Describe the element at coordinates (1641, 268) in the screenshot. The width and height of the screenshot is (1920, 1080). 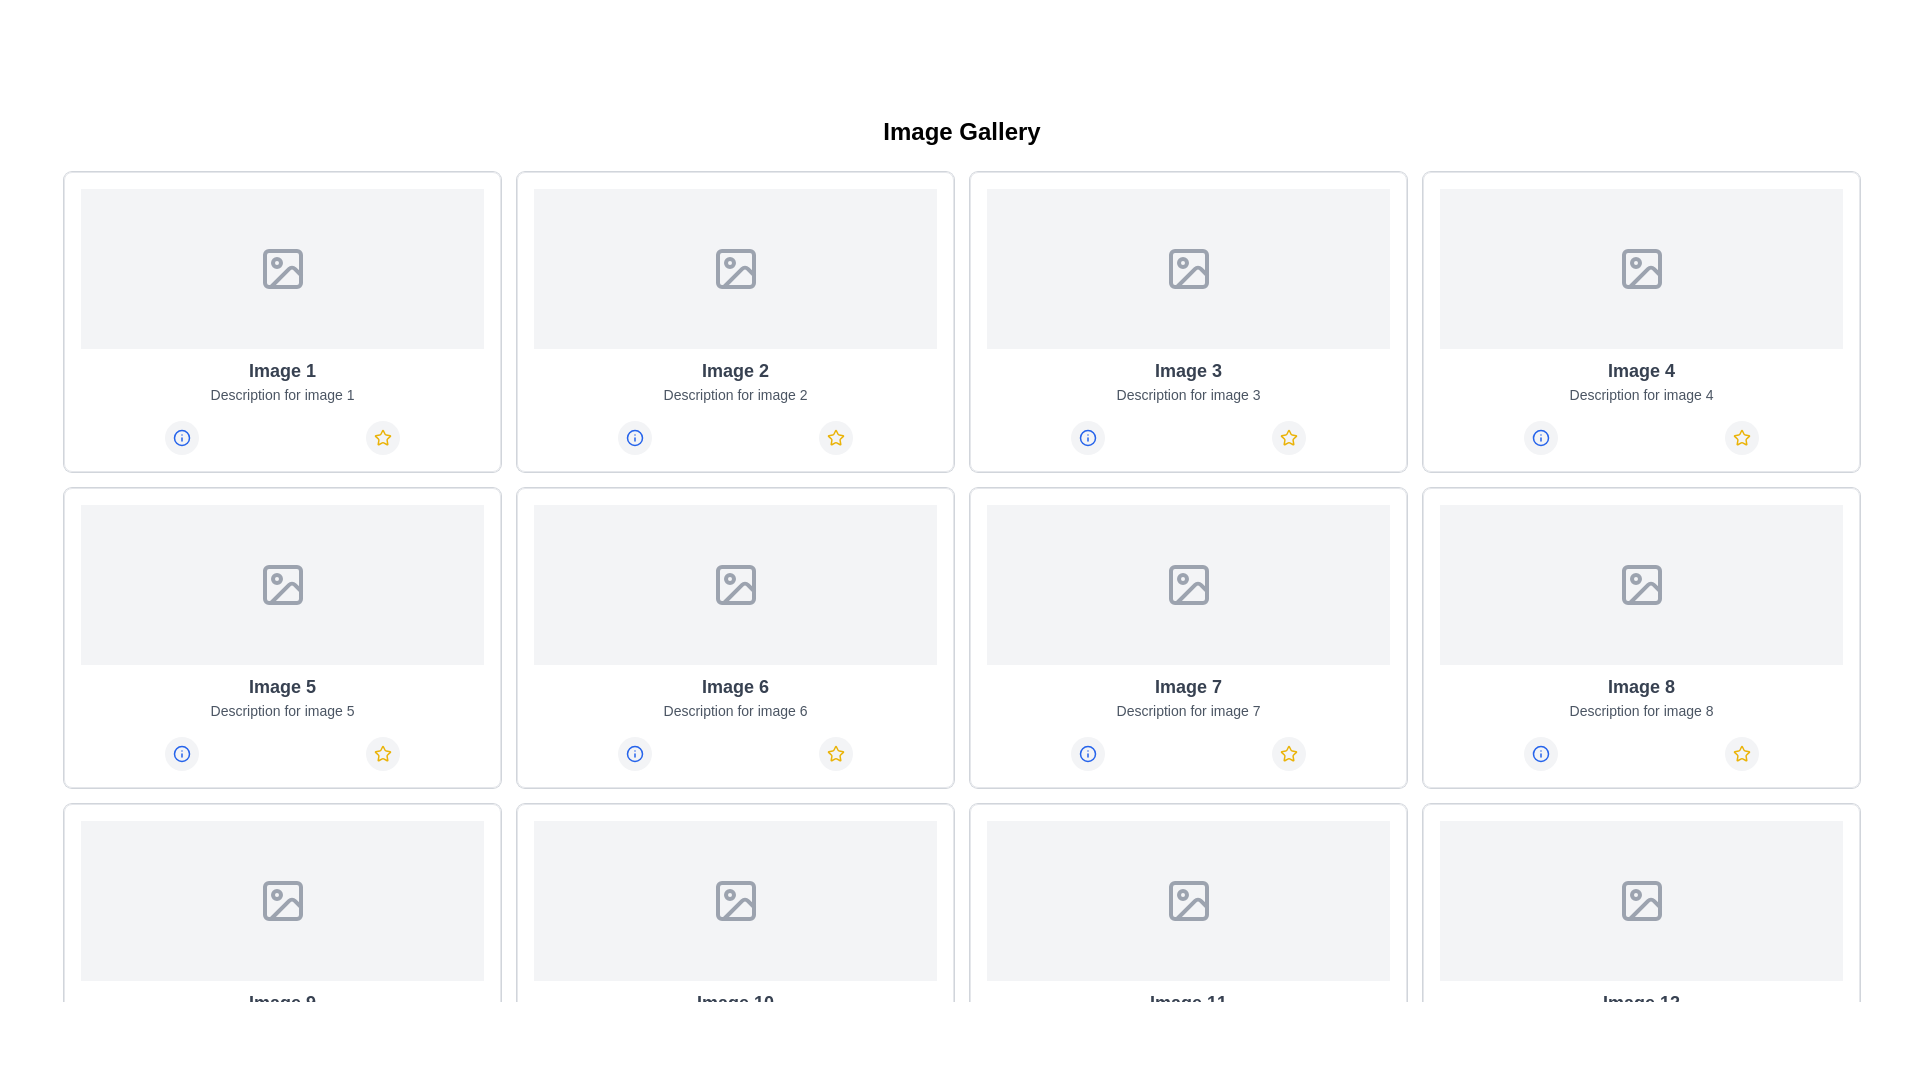
I see `the stylized icon resembling a sun or moon with a mountain shape, located in the center of the fourth image card labeled 'Image 4'` at that location.